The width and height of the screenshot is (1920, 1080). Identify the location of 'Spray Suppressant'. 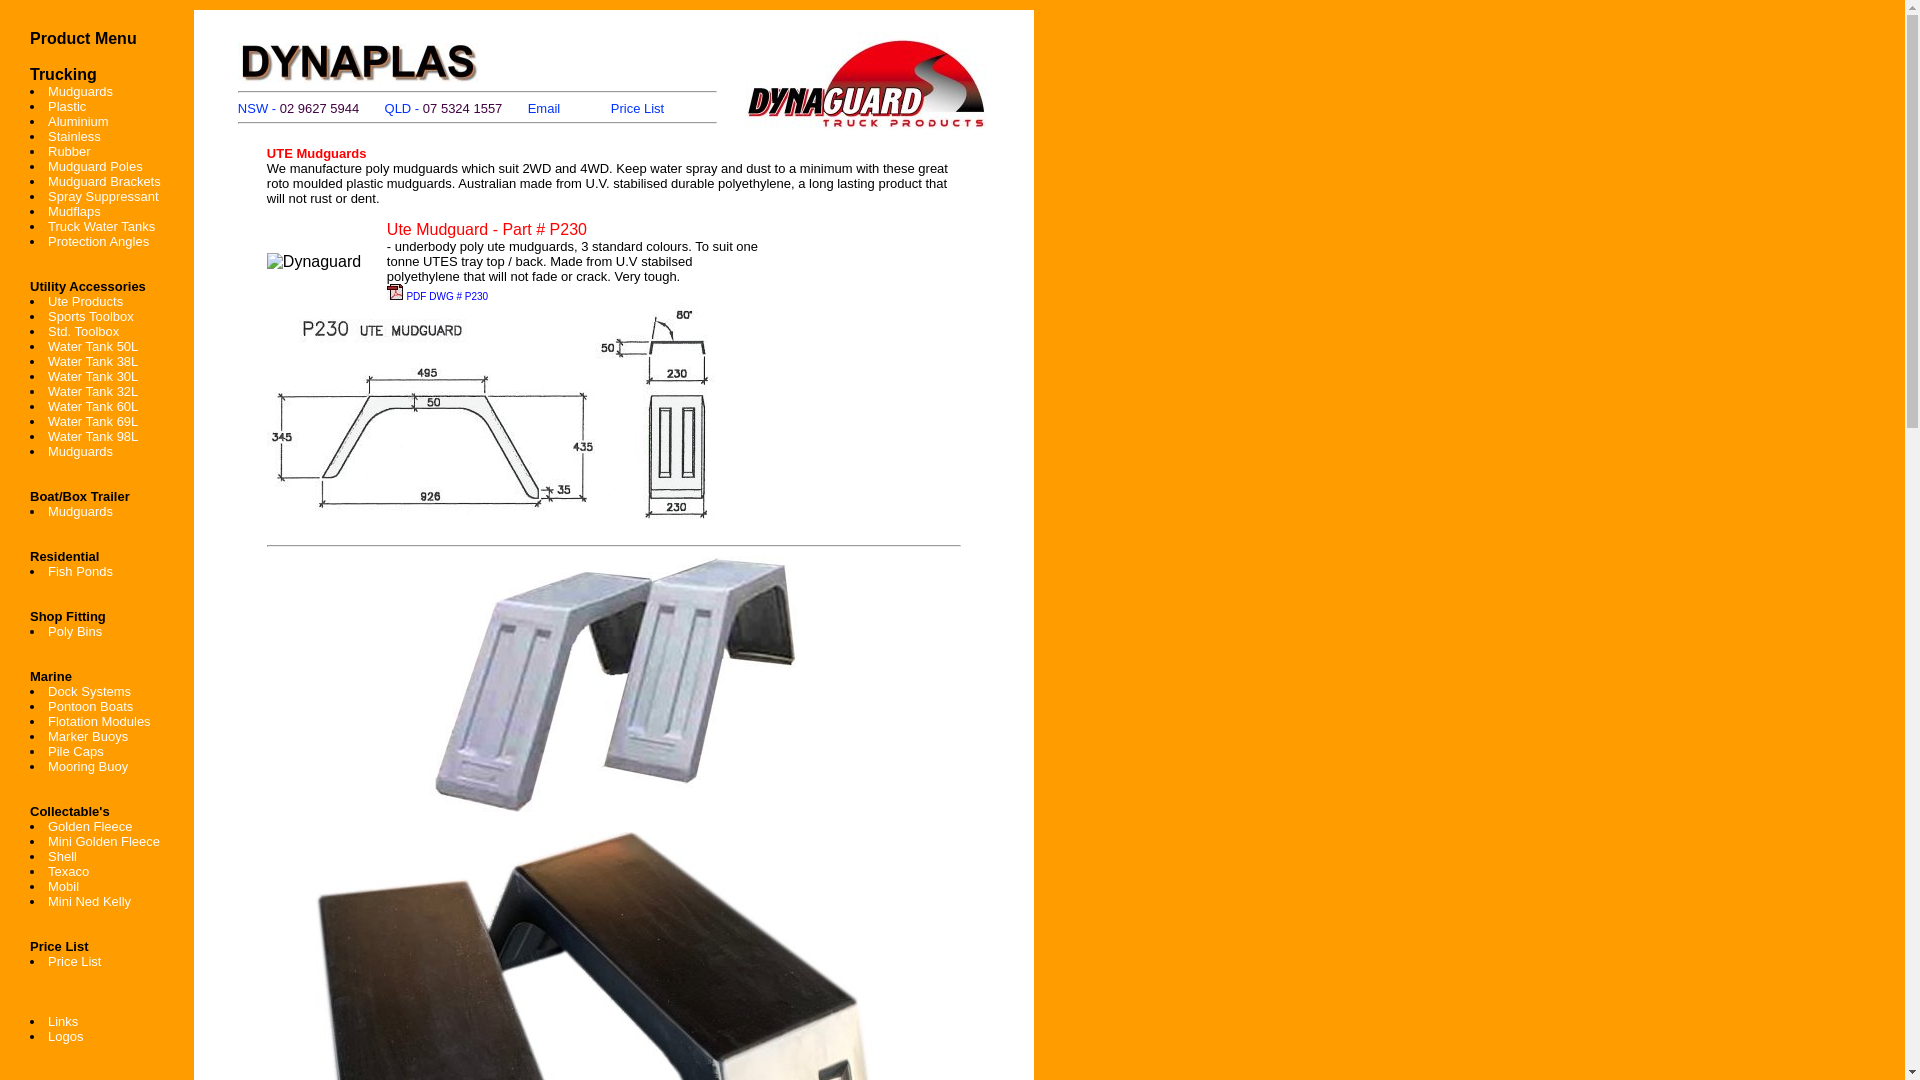
(48, 196).